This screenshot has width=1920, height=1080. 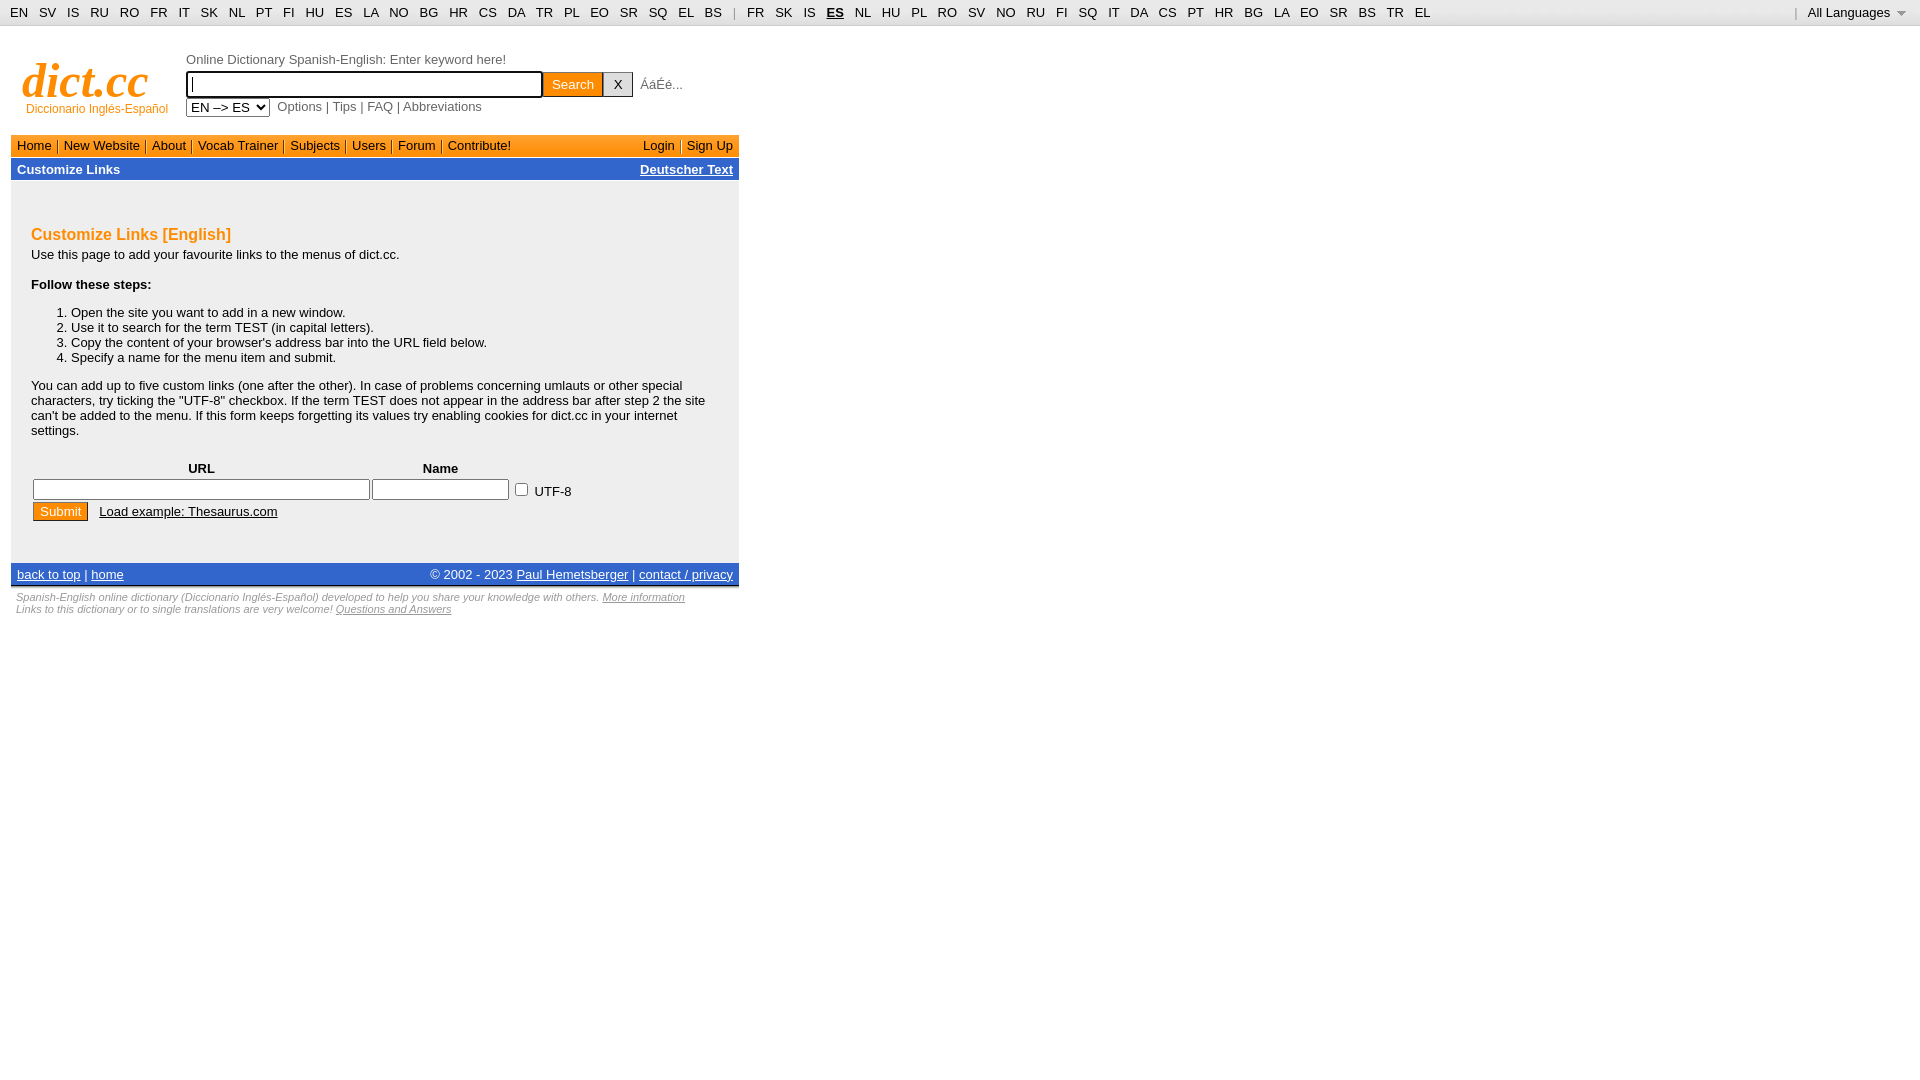 What do you see at coordinates (344, 106) in the screenshot?
I see `'Tips'` at bounding box center [344, 106].